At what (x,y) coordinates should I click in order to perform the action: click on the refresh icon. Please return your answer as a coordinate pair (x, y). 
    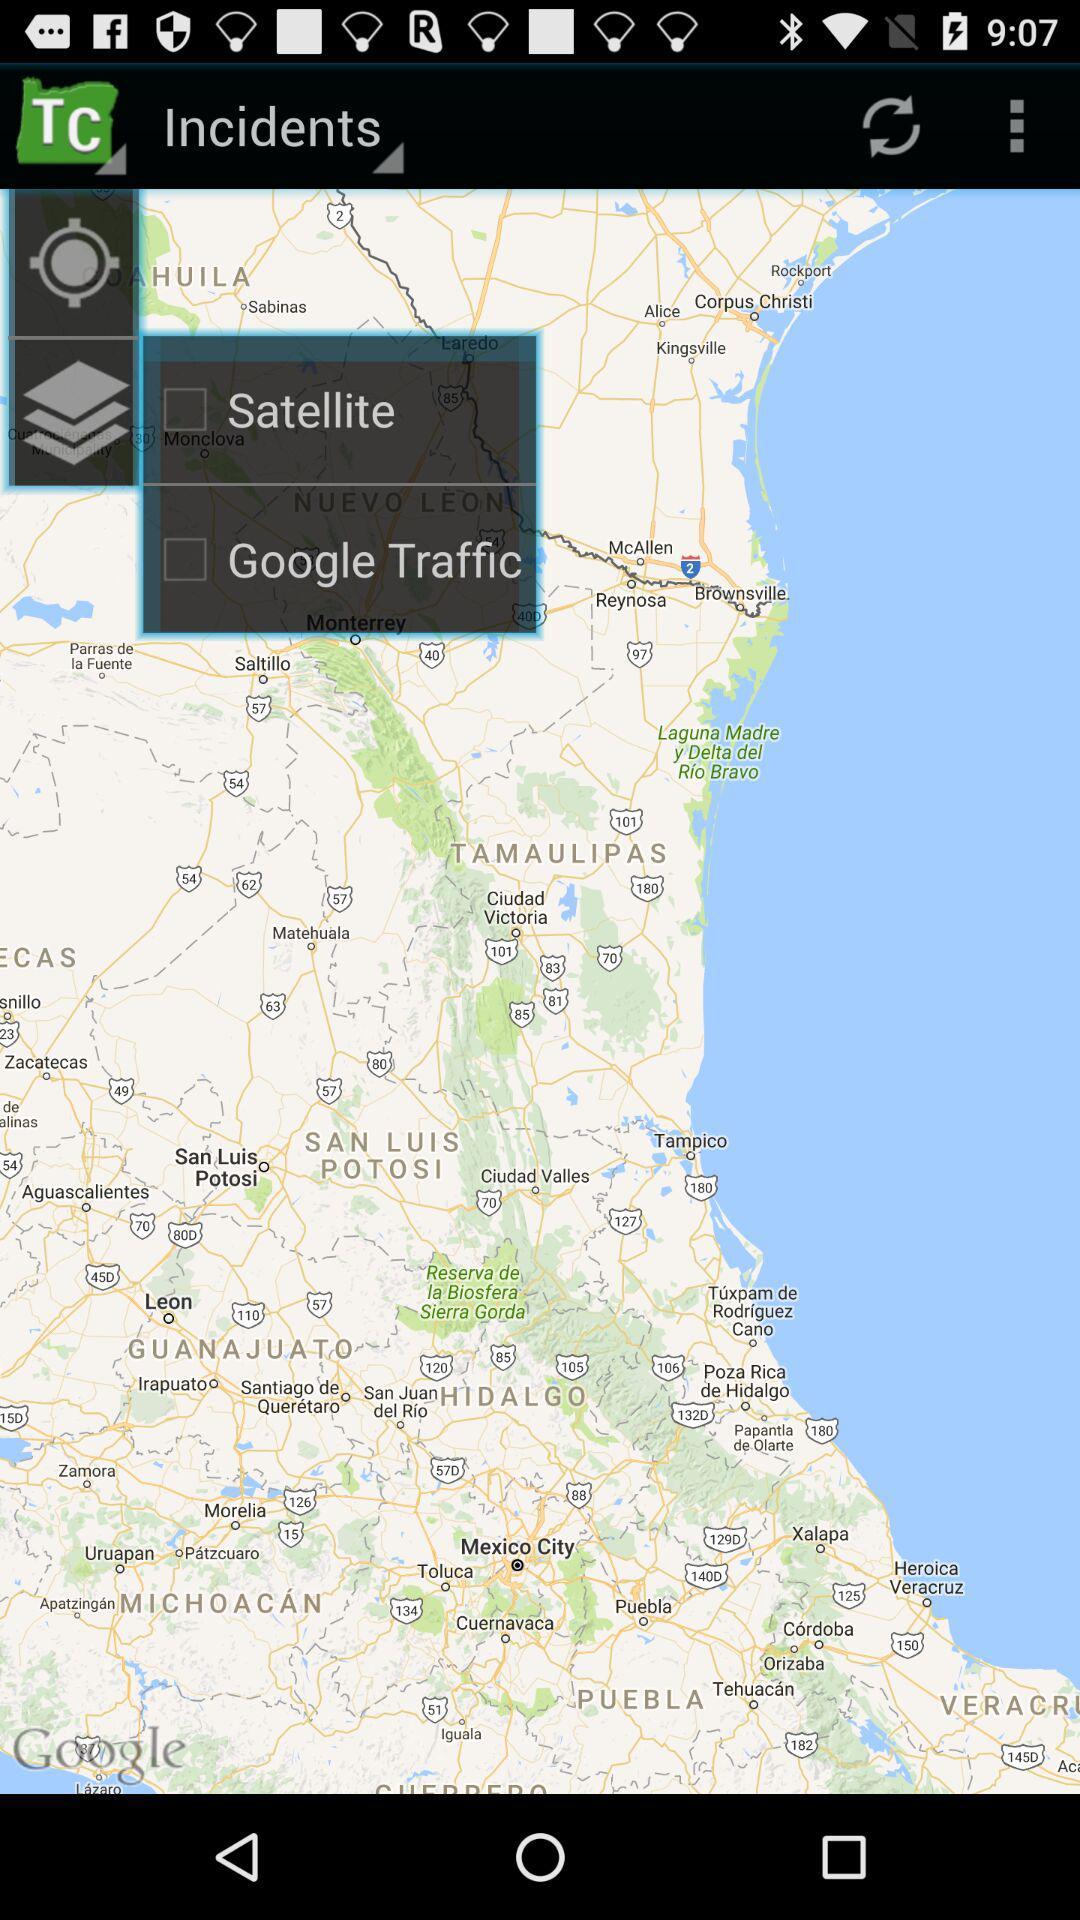
    Looking at the image, I should click on (890, 133).